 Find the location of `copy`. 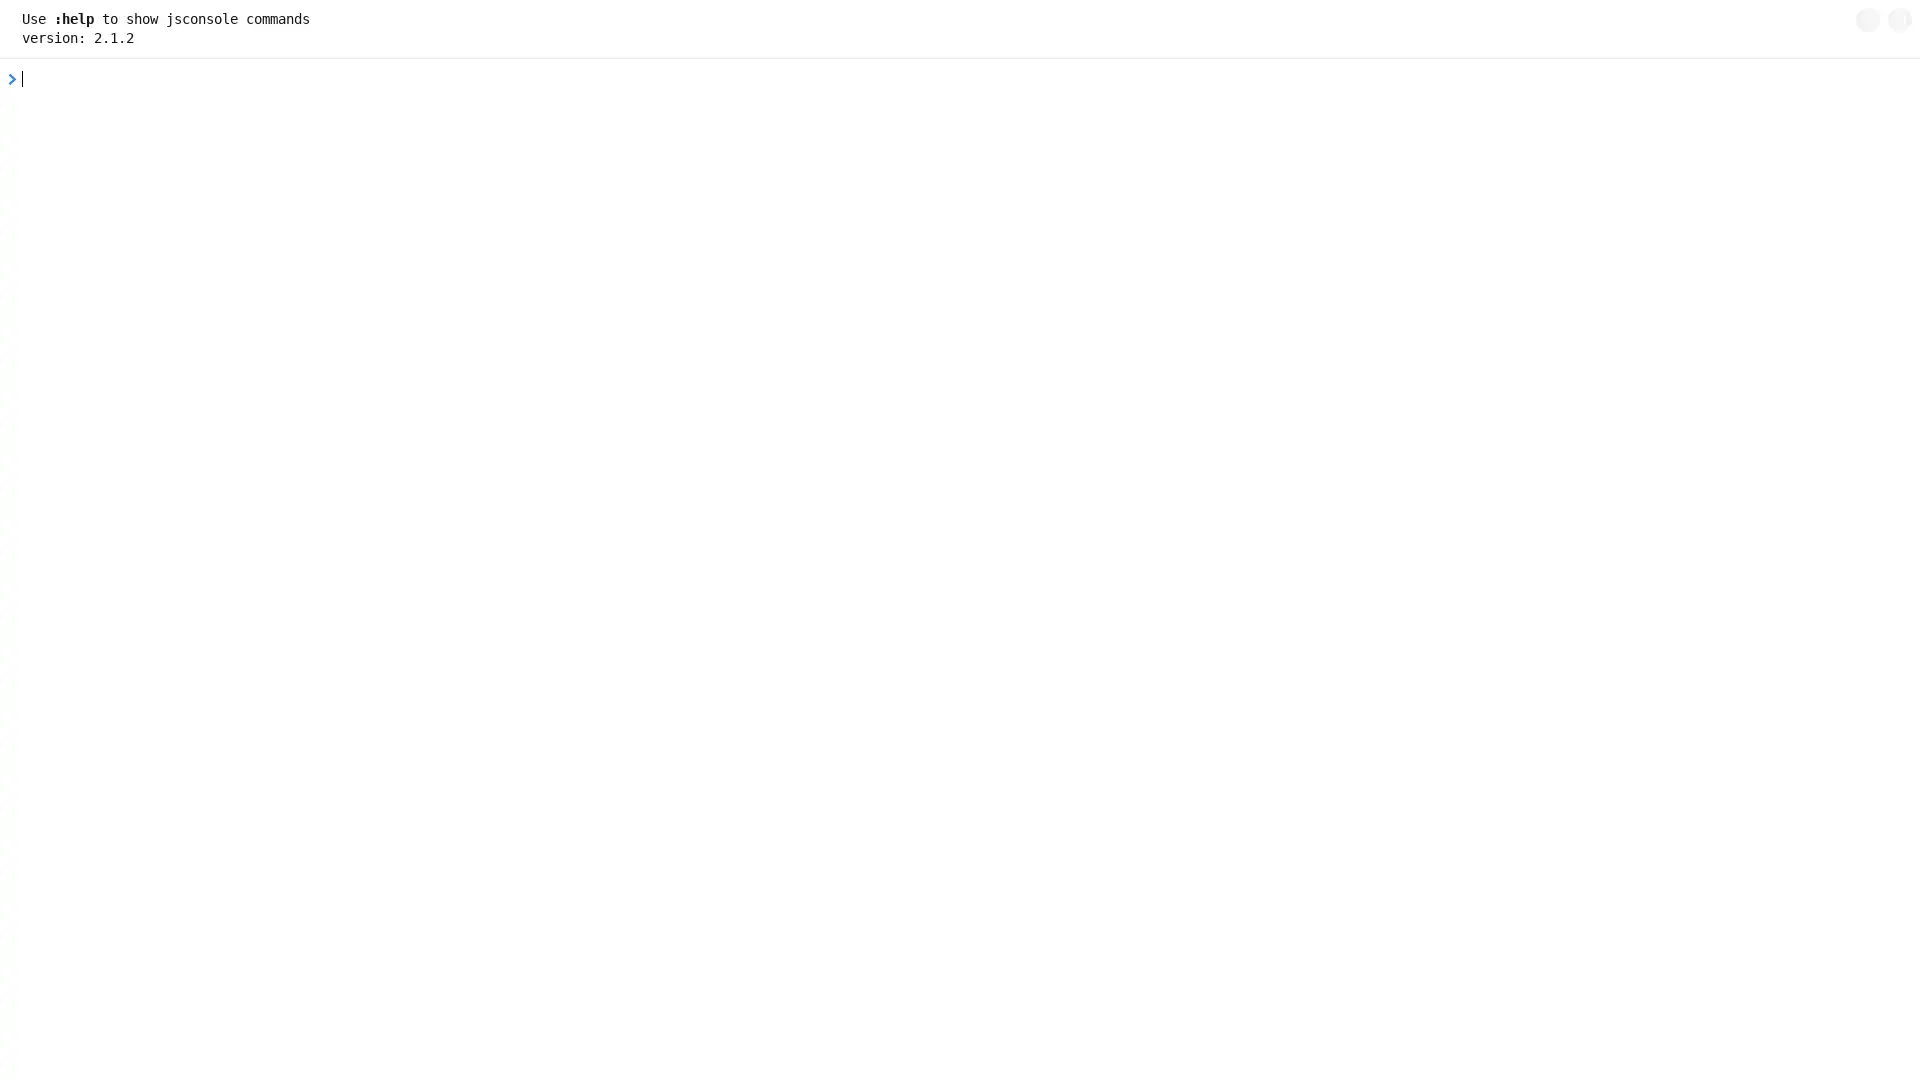

copy is located at coordinates (1899, 19).